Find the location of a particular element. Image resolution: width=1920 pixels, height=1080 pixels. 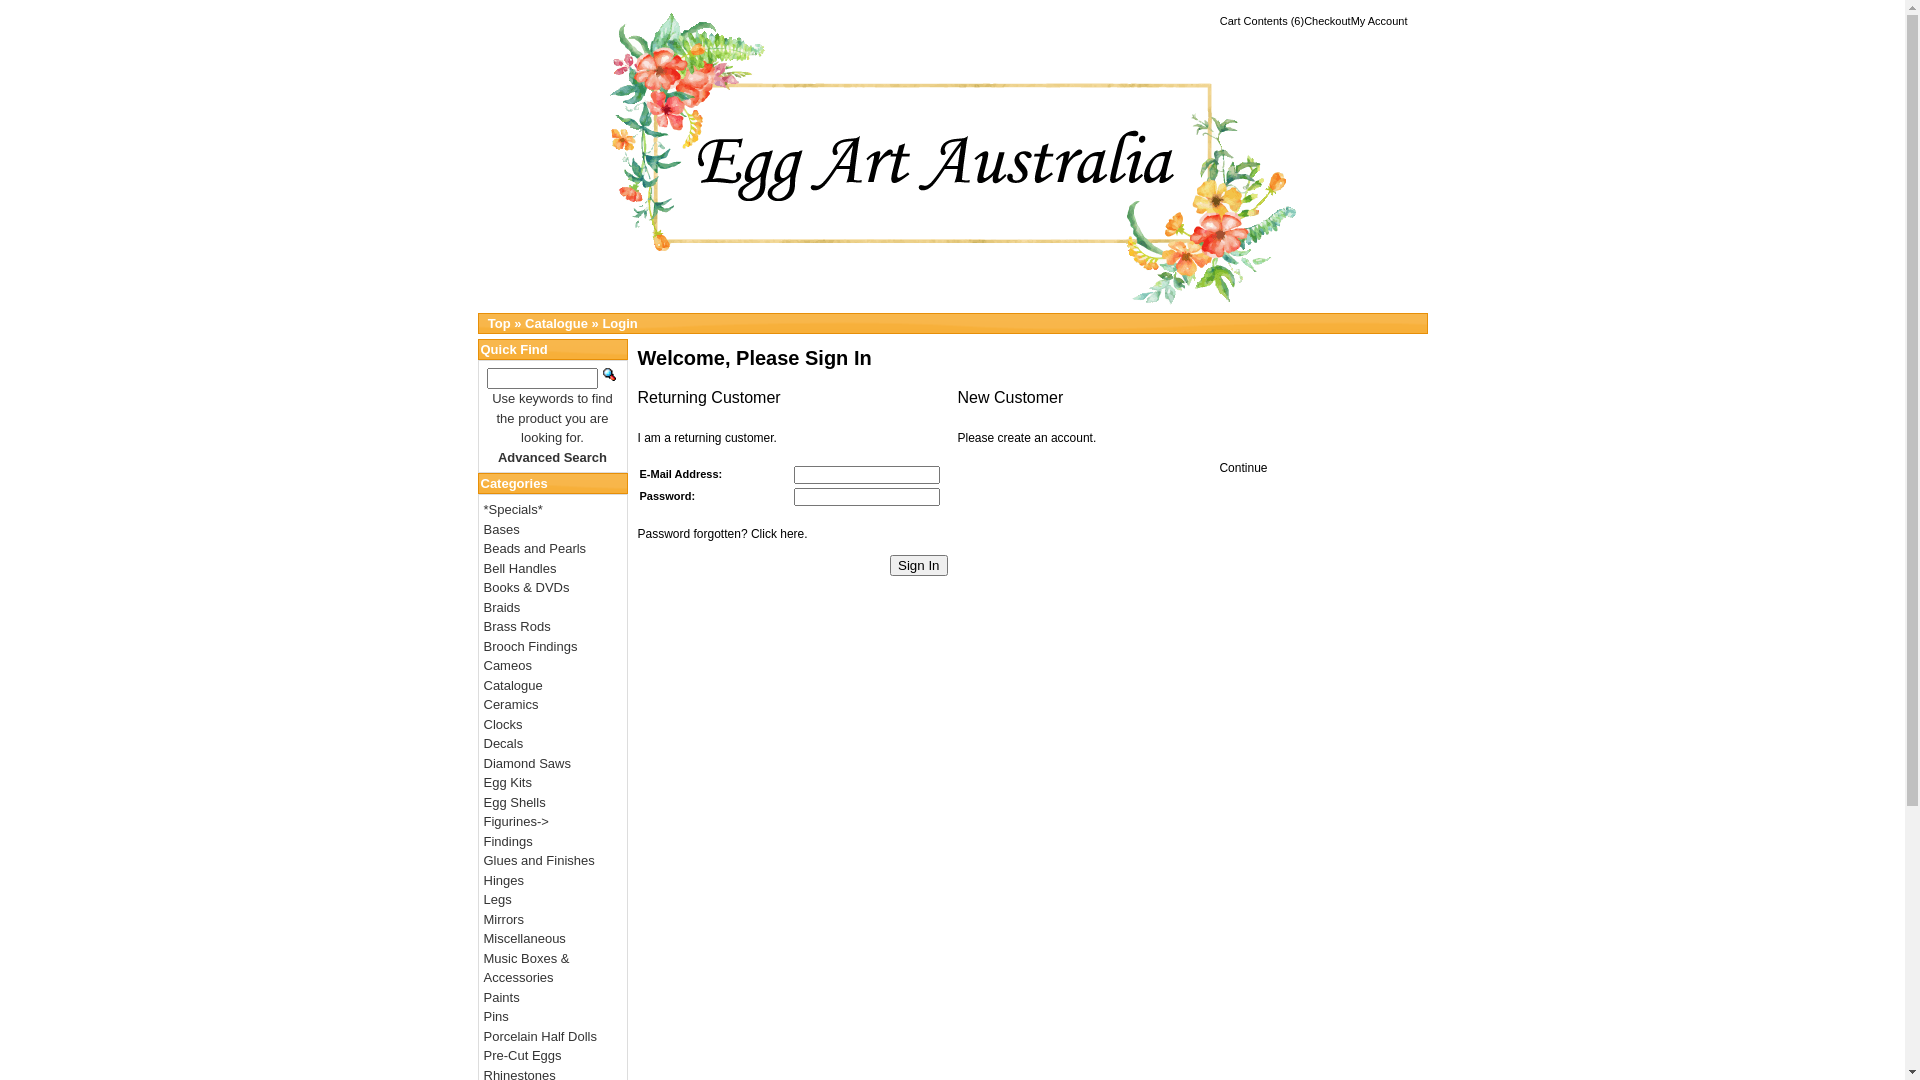

'Braids' is located at coordinates (502, 606).